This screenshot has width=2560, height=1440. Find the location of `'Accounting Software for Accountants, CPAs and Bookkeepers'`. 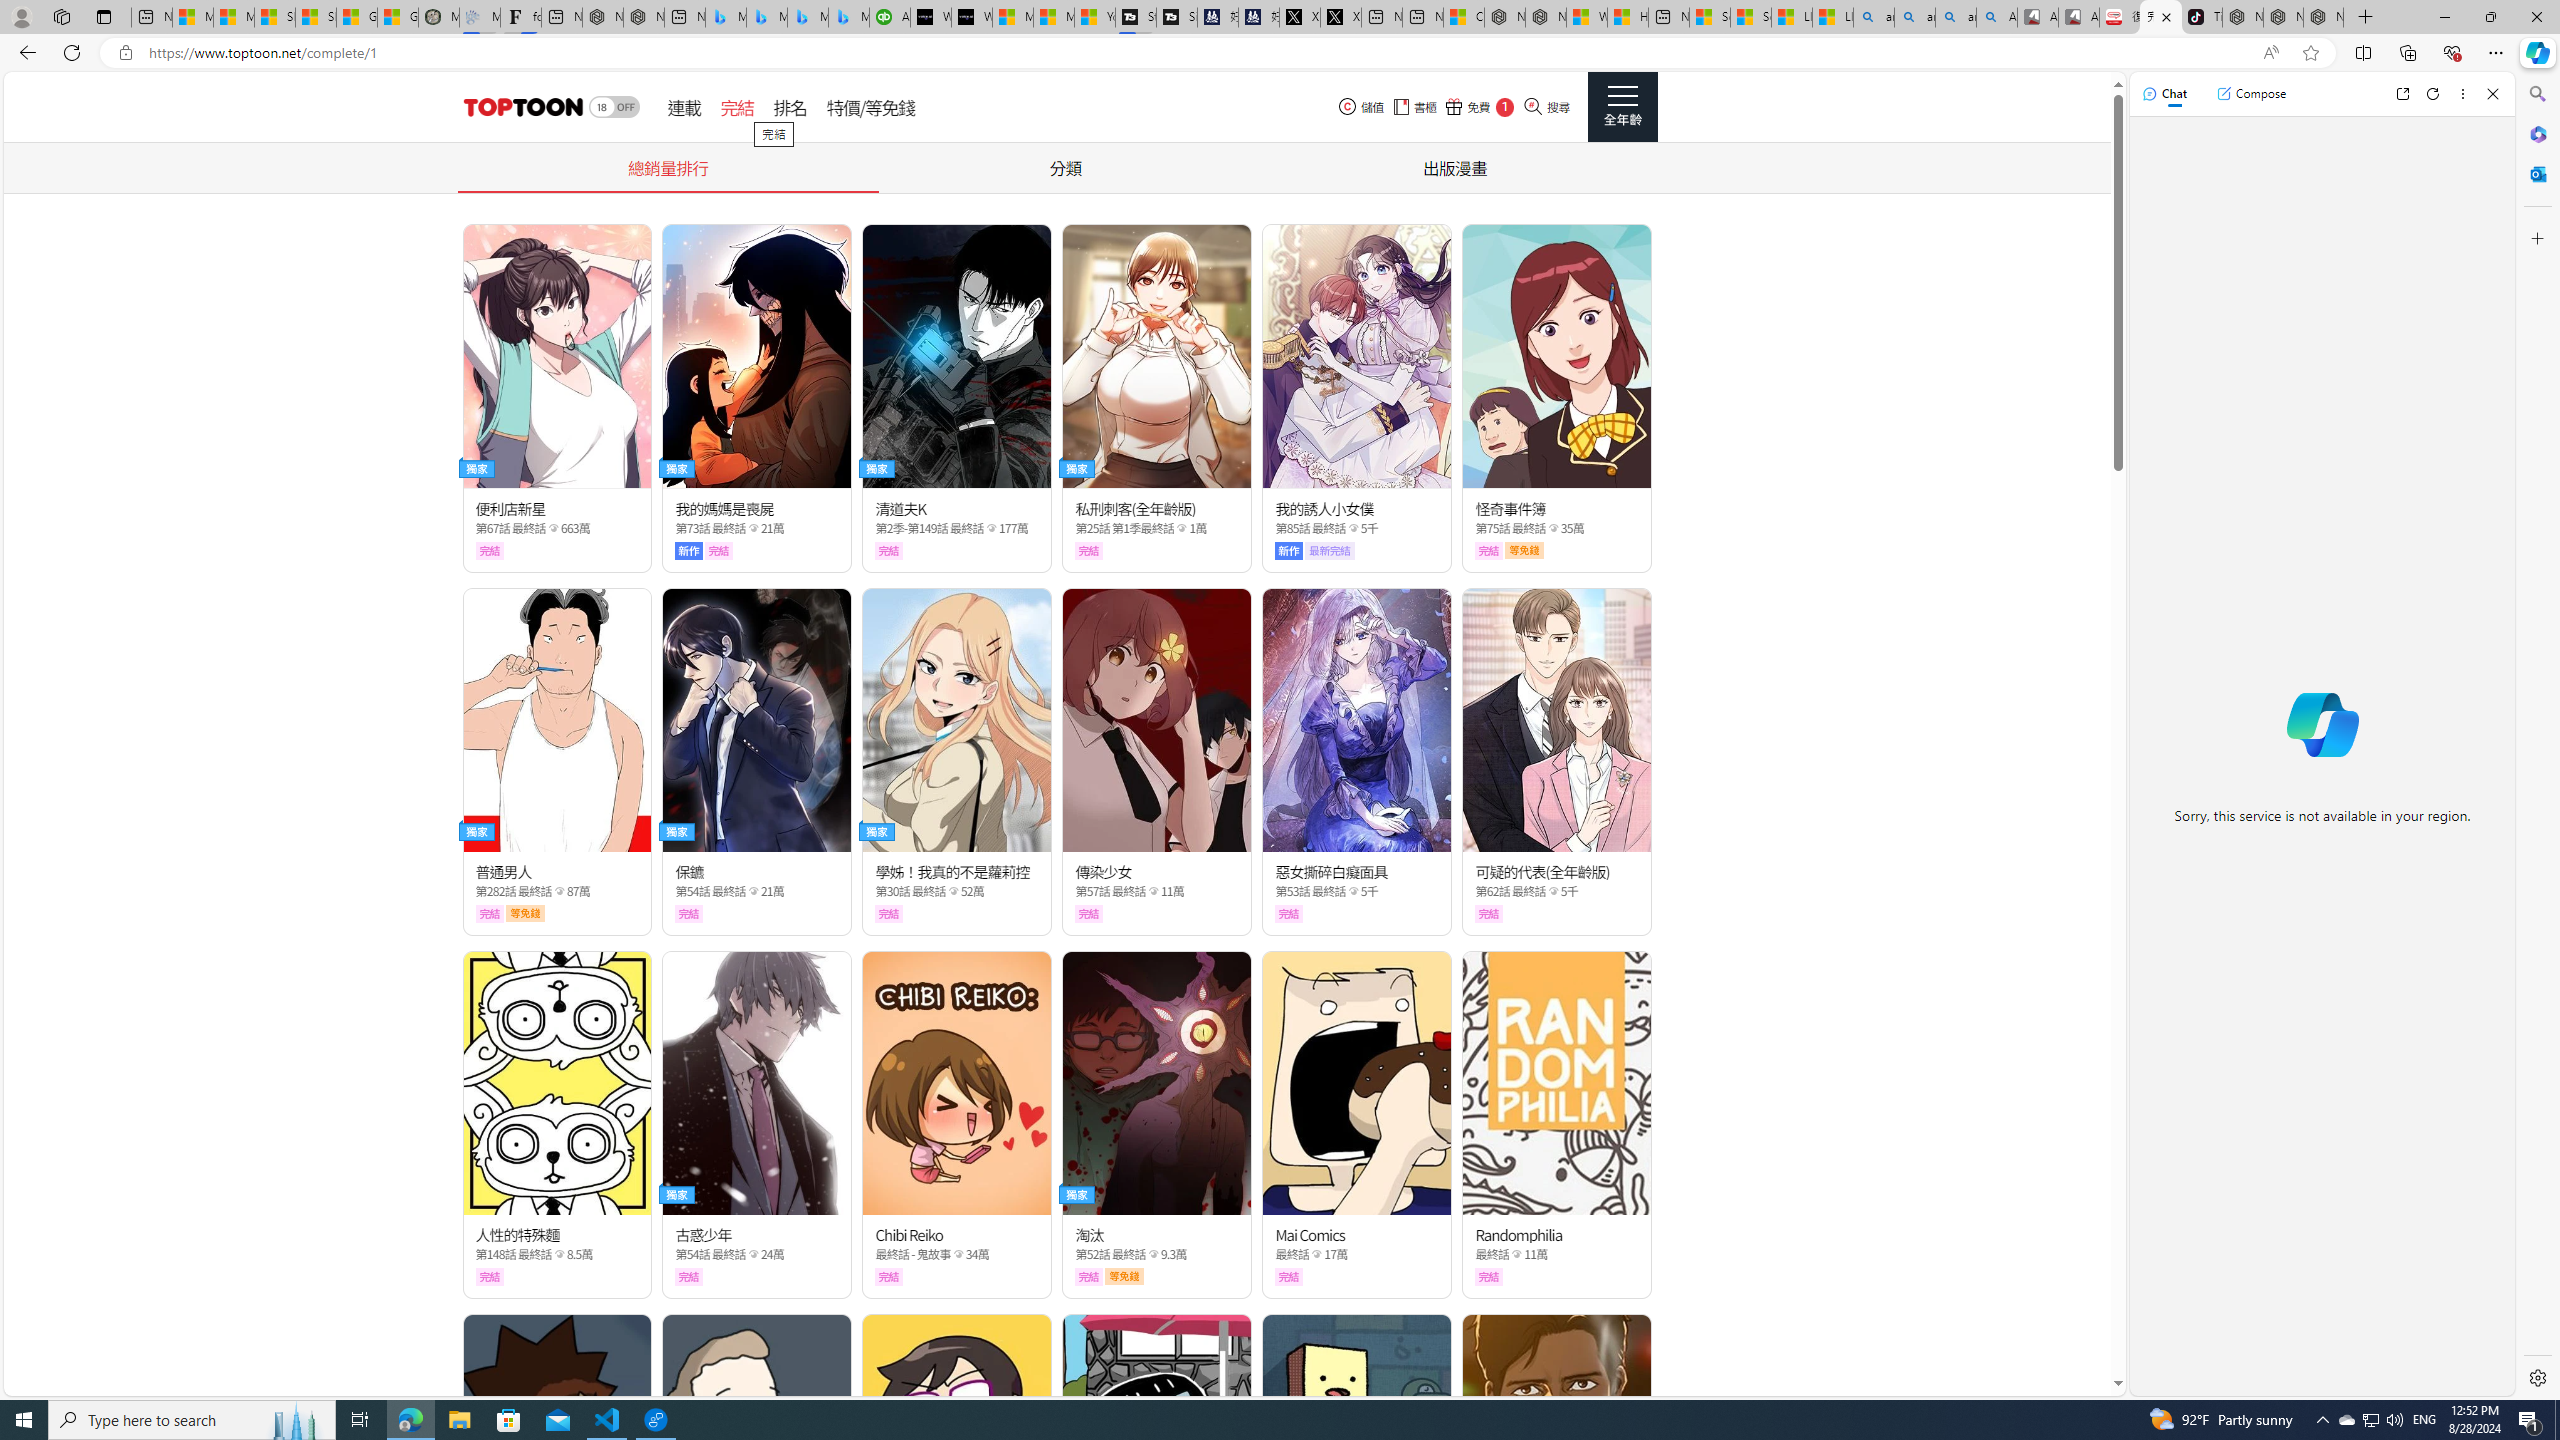

'Accounting Software for Accountants, CPAs and Bookkeepers' is located at coordinates (888, 16).